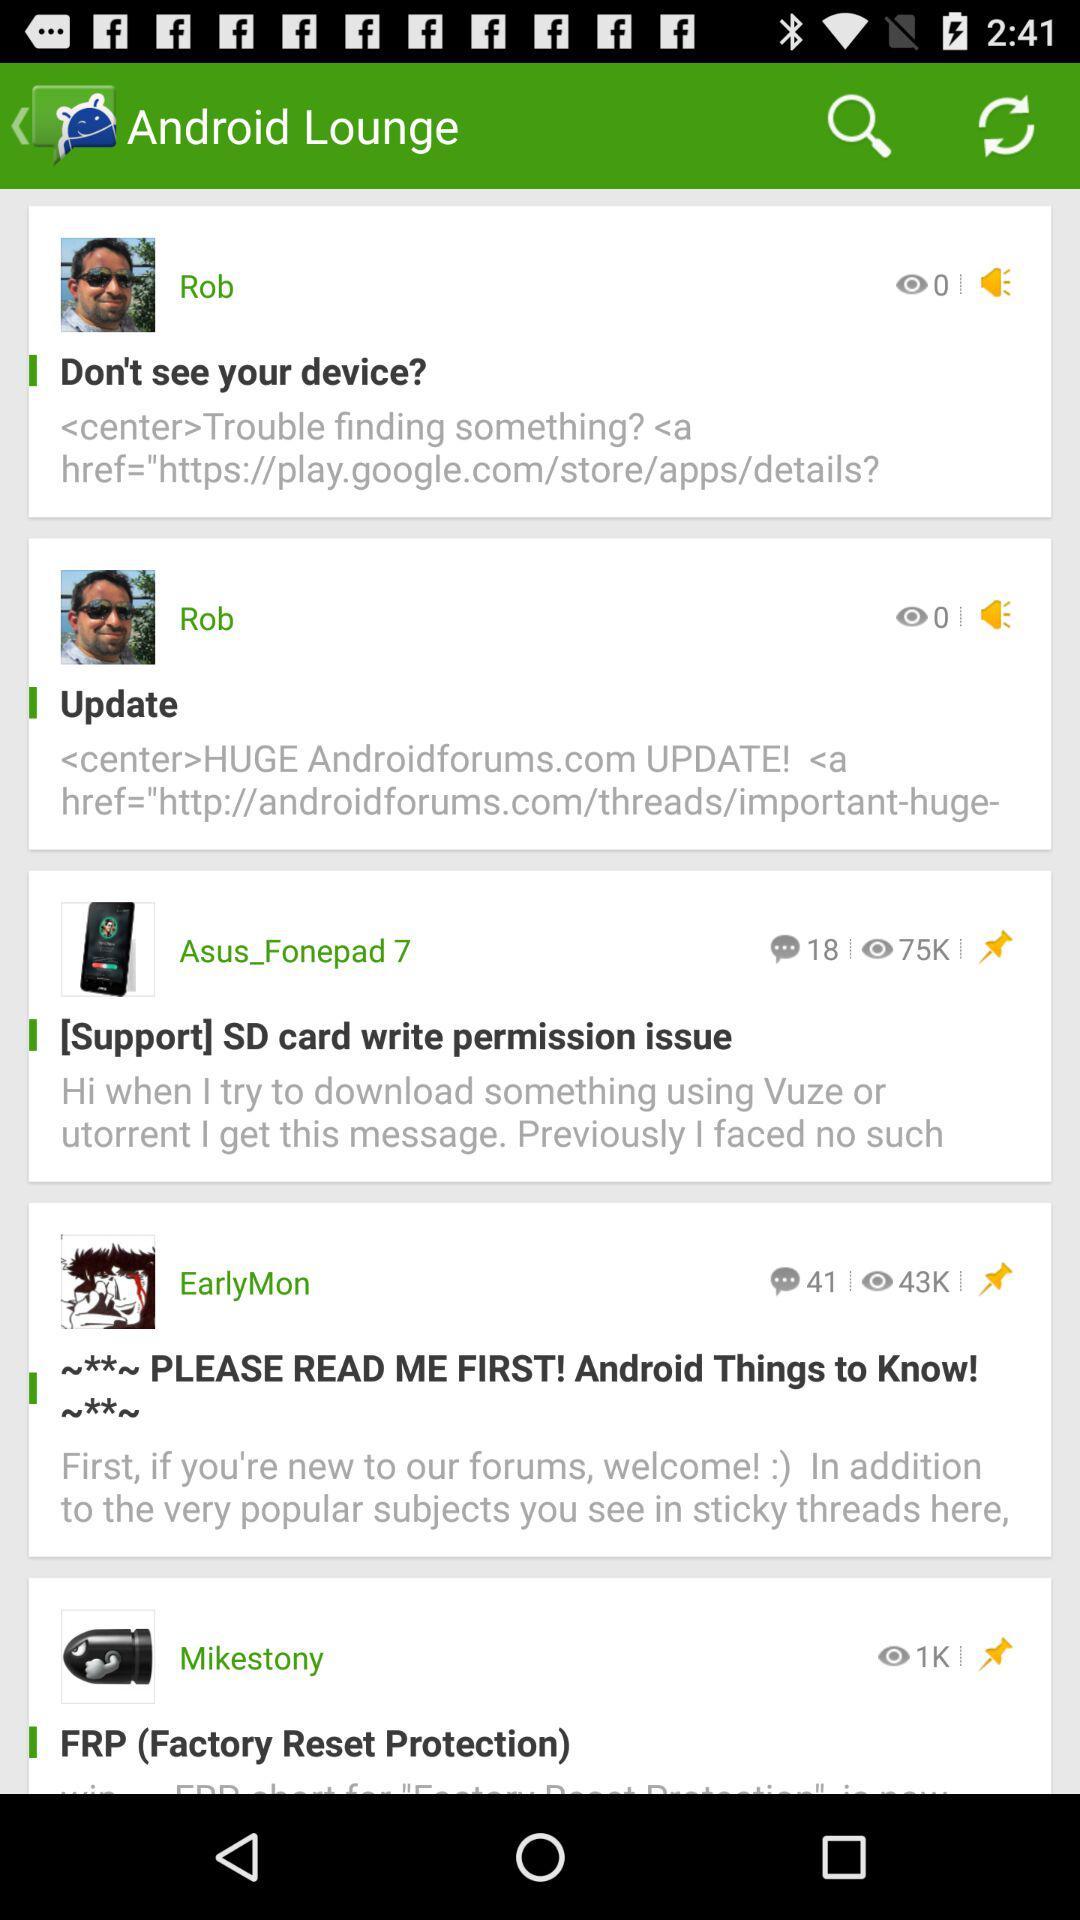  What do you see at coordinates (924, 947) in the screenshot?
I see `the item below center huge androidforums icon` at bounding box center [924, 947].